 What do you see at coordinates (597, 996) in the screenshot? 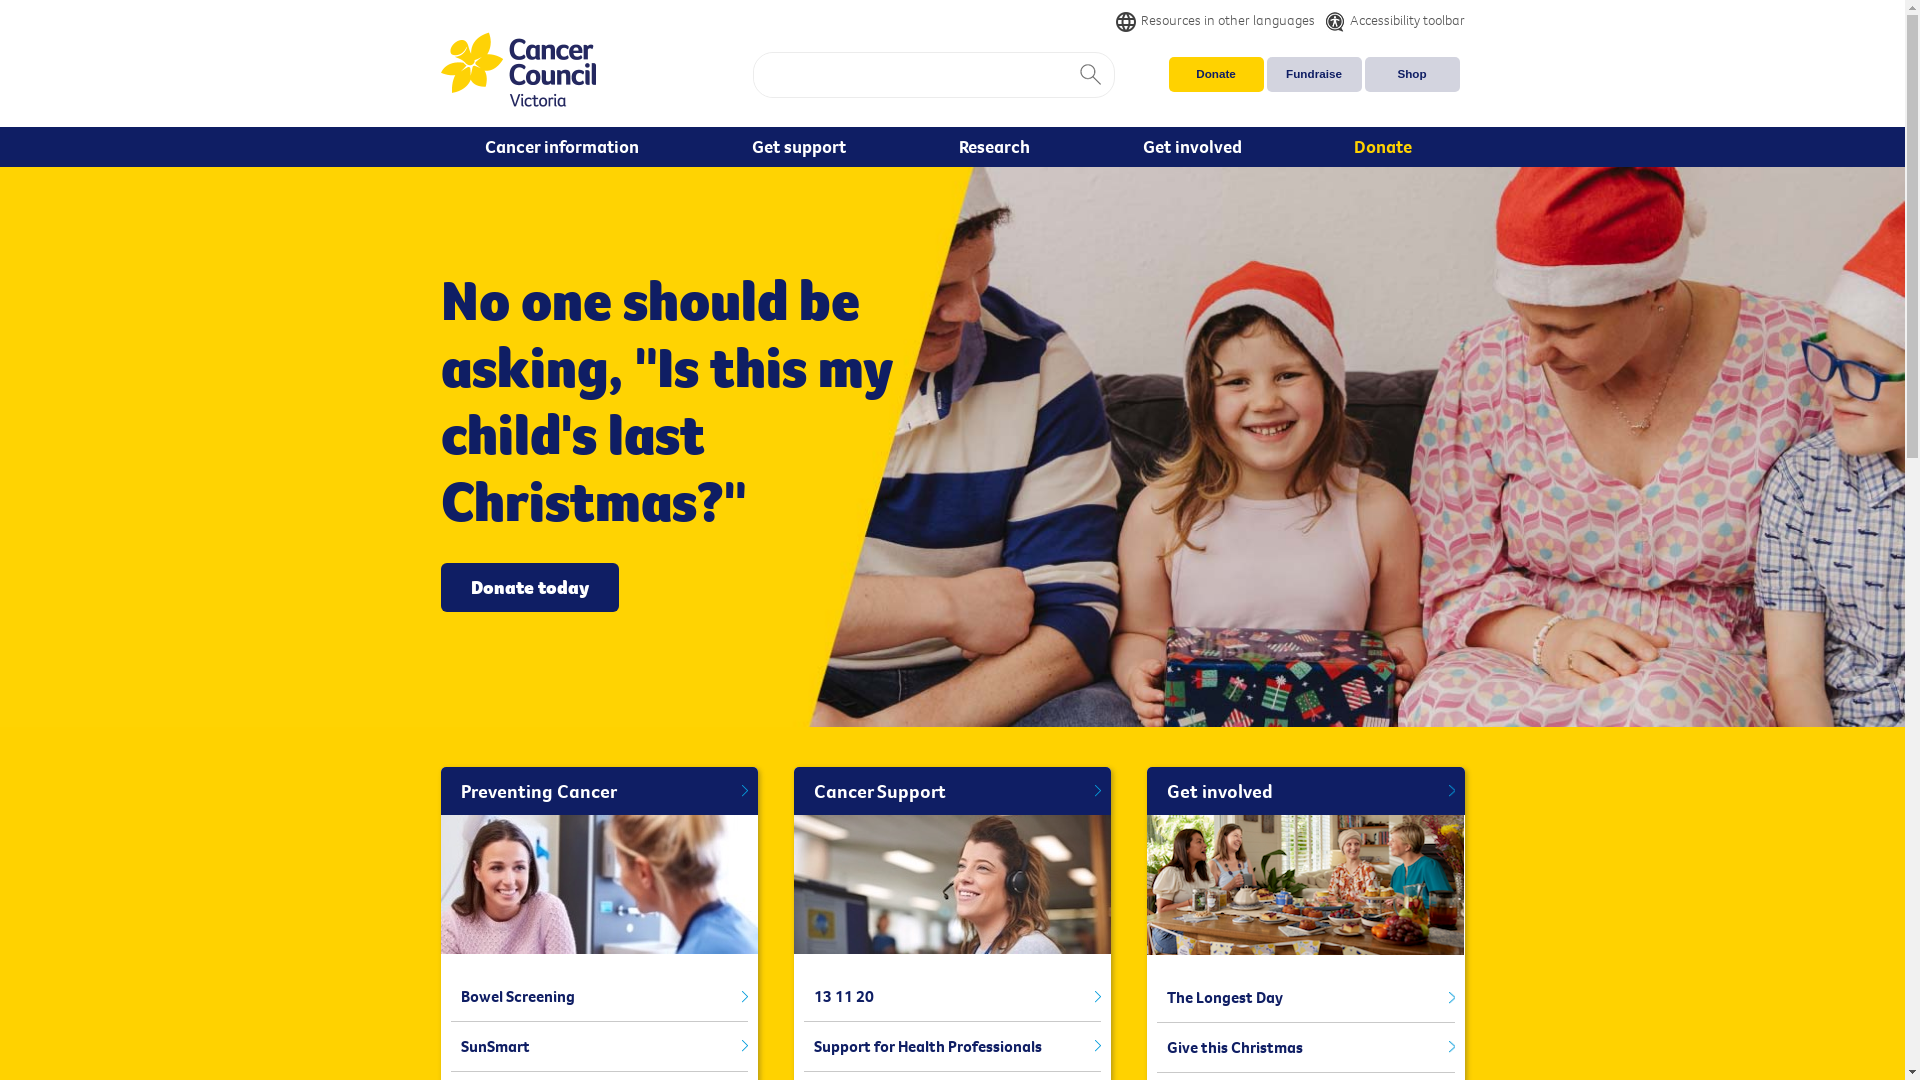
I see `'Bowel Screening'` at bounding box center [597, 996].